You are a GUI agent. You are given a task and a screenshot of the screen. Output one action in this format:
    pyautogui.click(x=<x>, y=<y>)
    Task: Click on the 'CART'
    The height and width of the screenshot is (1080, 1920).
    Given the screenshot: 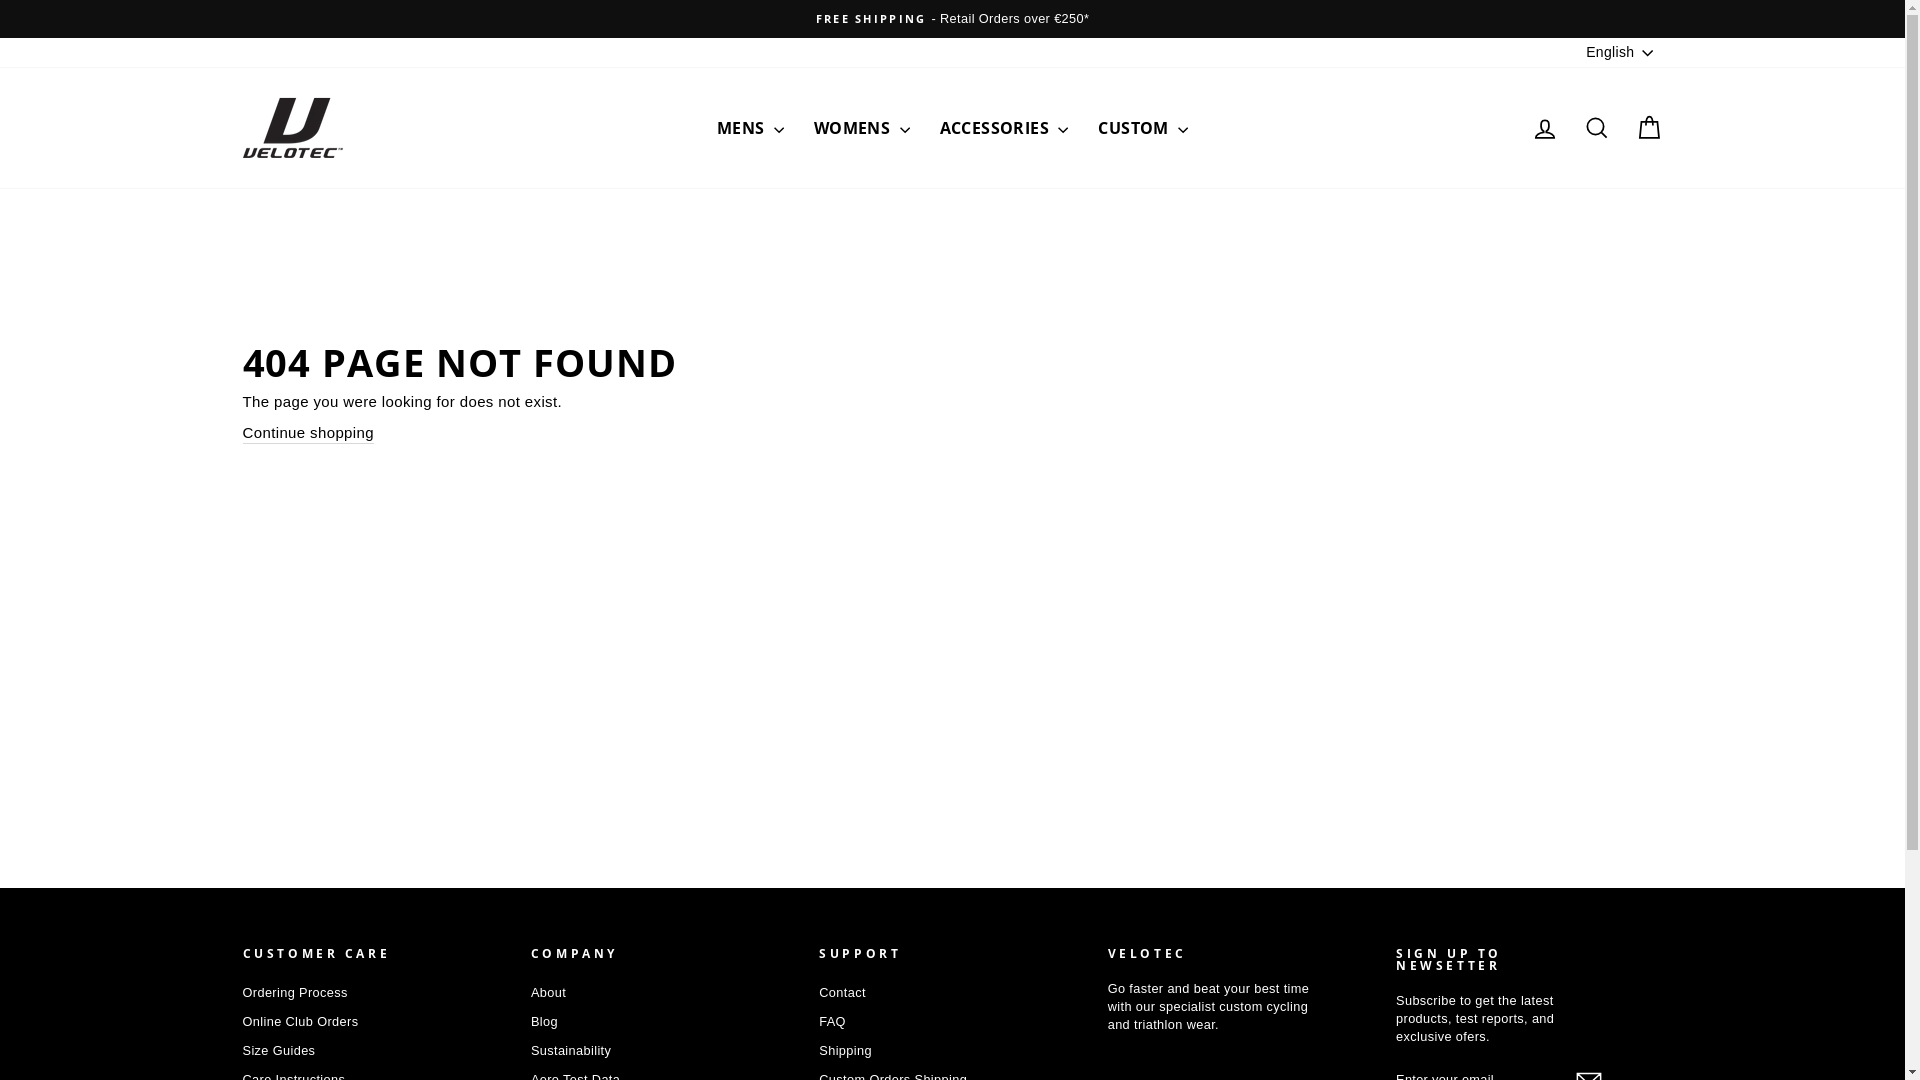 What is the action you would take?
    pyautogui.click(x=1647, y=127)
    